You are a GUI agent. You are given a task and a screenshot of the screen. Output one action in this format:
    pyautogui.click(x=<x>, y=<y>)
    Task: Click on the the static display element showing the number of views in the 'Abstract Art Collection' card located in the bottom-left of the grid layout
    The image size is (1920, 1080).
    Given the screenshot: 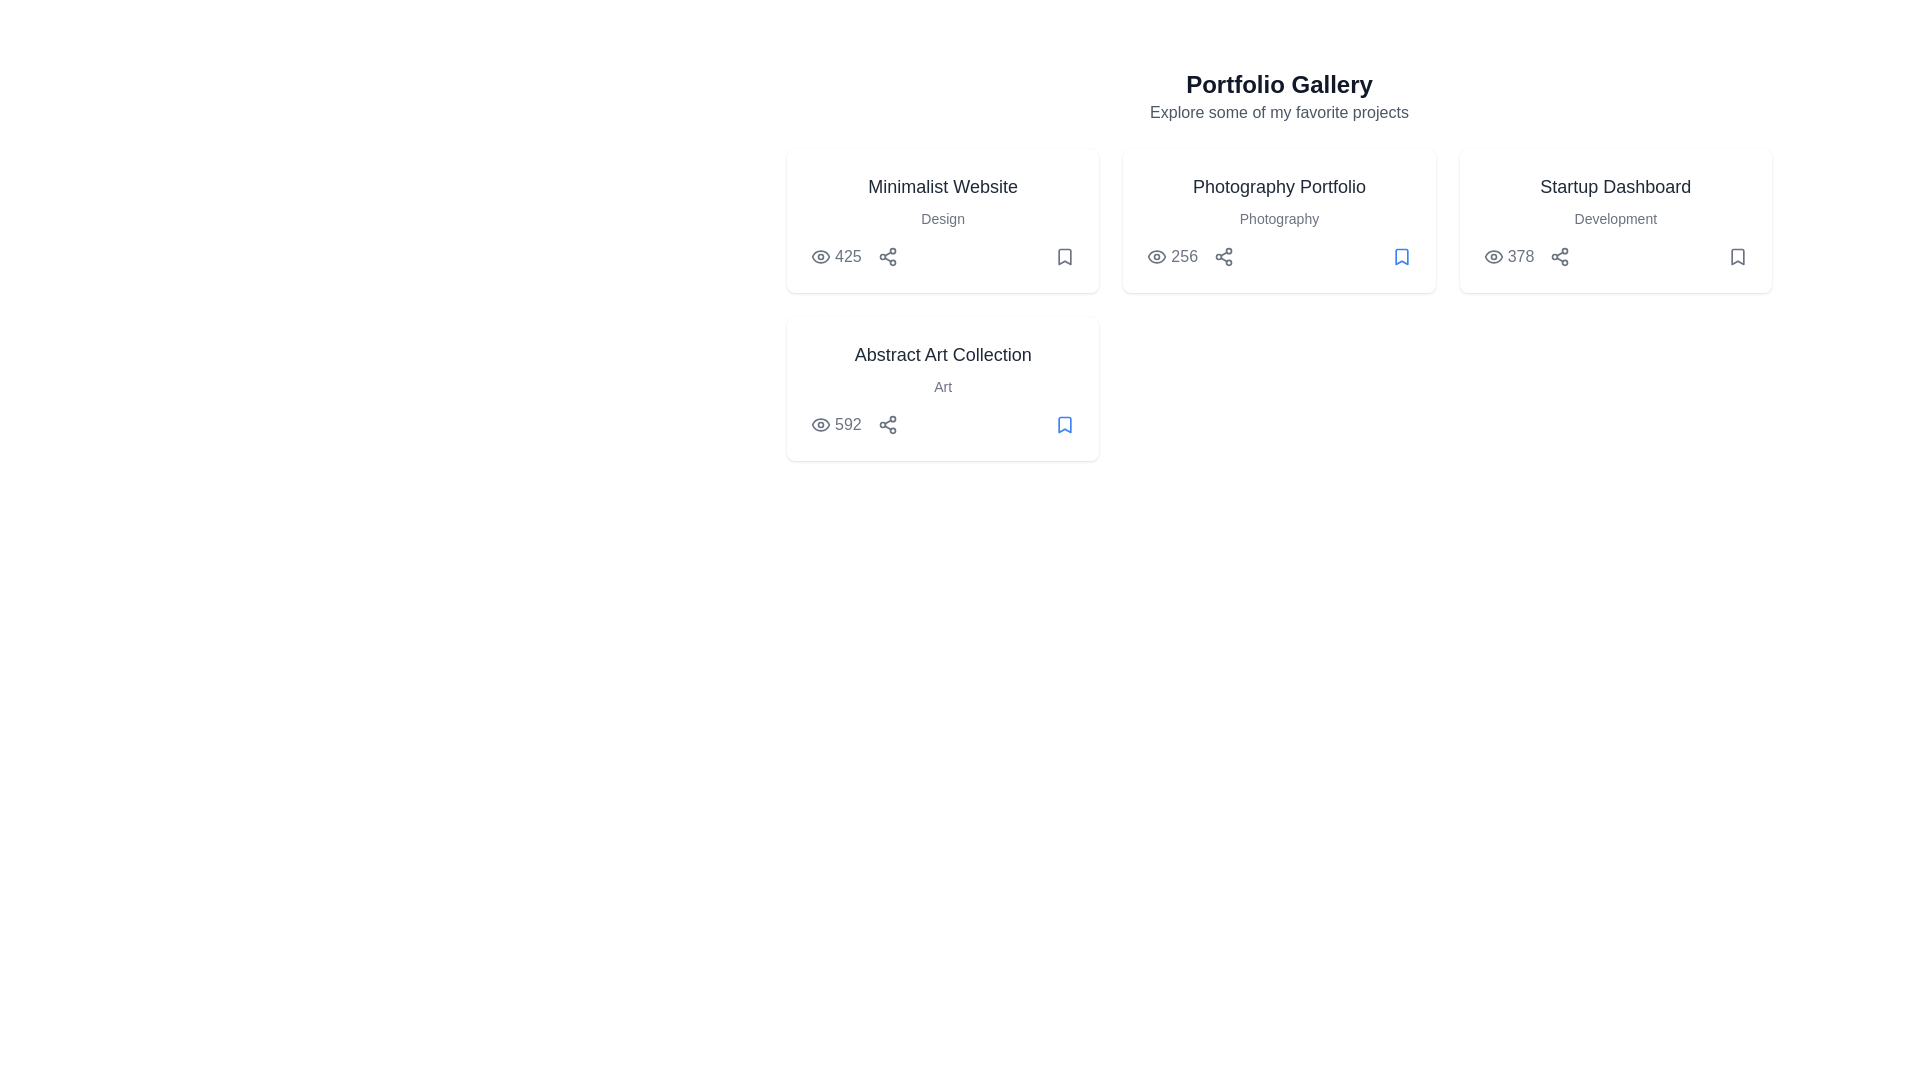 What is the action you would take?
    pyautogui.click(x=836, y=423)
    